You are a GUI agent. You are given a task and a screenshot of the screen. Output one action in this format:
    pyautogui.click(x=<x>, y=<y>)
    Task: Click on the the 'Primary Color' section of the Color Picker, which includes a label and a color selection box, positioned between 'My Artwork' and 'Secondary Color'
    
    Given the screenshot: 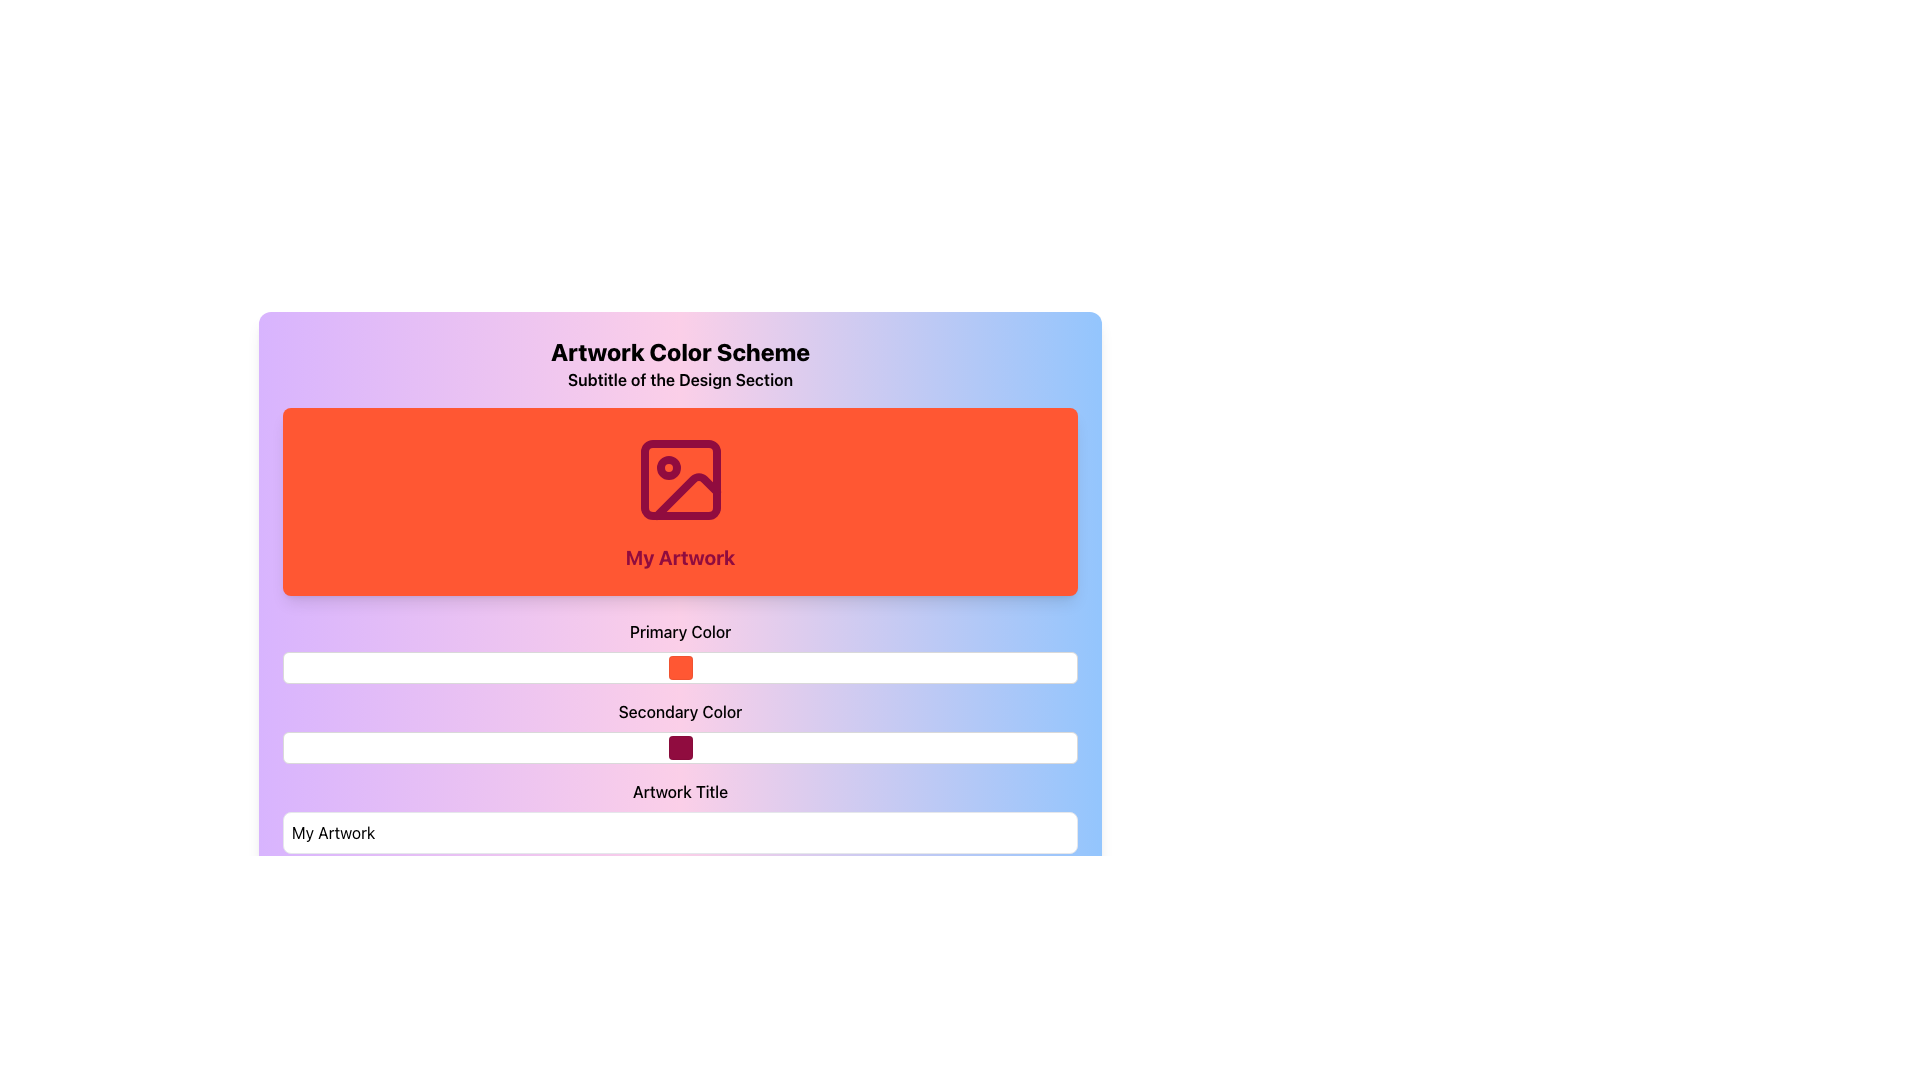 What is the action you would take?
    pyautogui.click(x=680, y=651)
    